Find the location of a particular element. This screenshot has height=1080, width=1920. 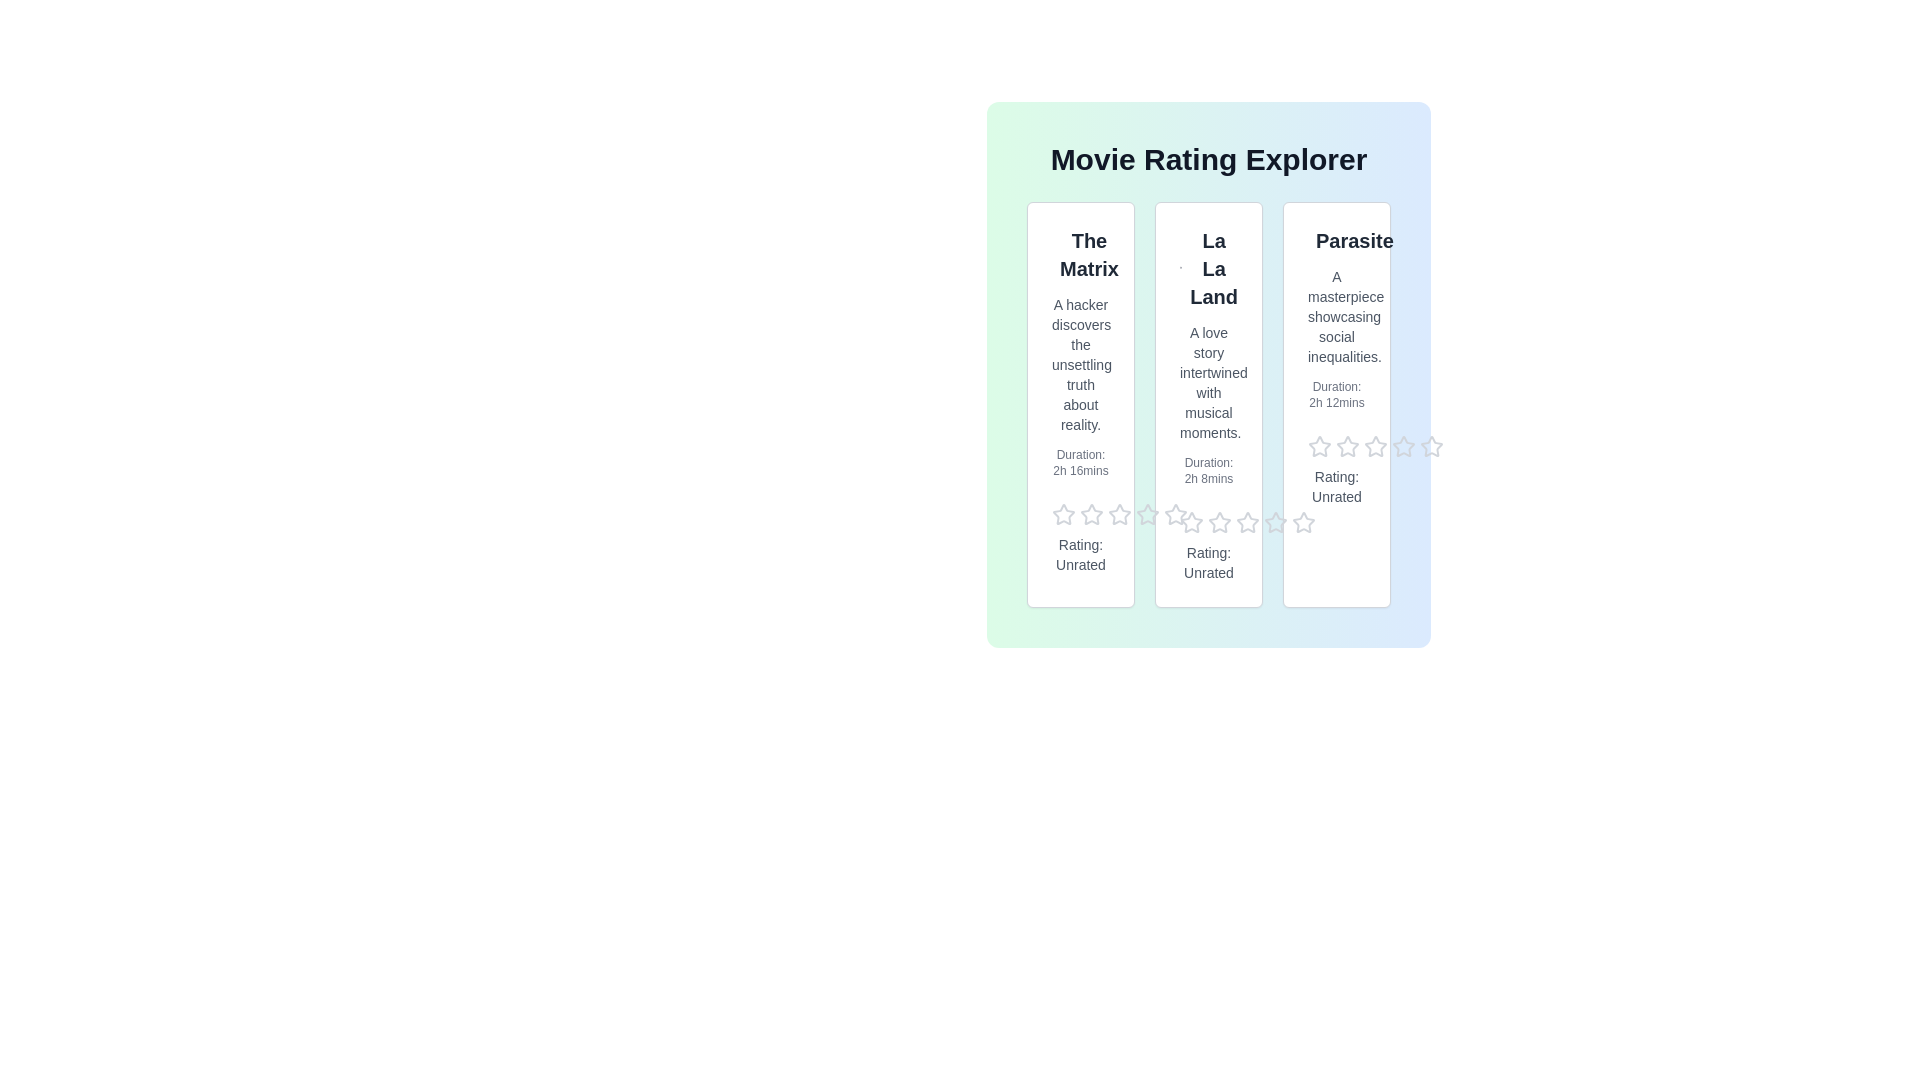

the title of the movie La La Land is located at coordinates (1208, 268).